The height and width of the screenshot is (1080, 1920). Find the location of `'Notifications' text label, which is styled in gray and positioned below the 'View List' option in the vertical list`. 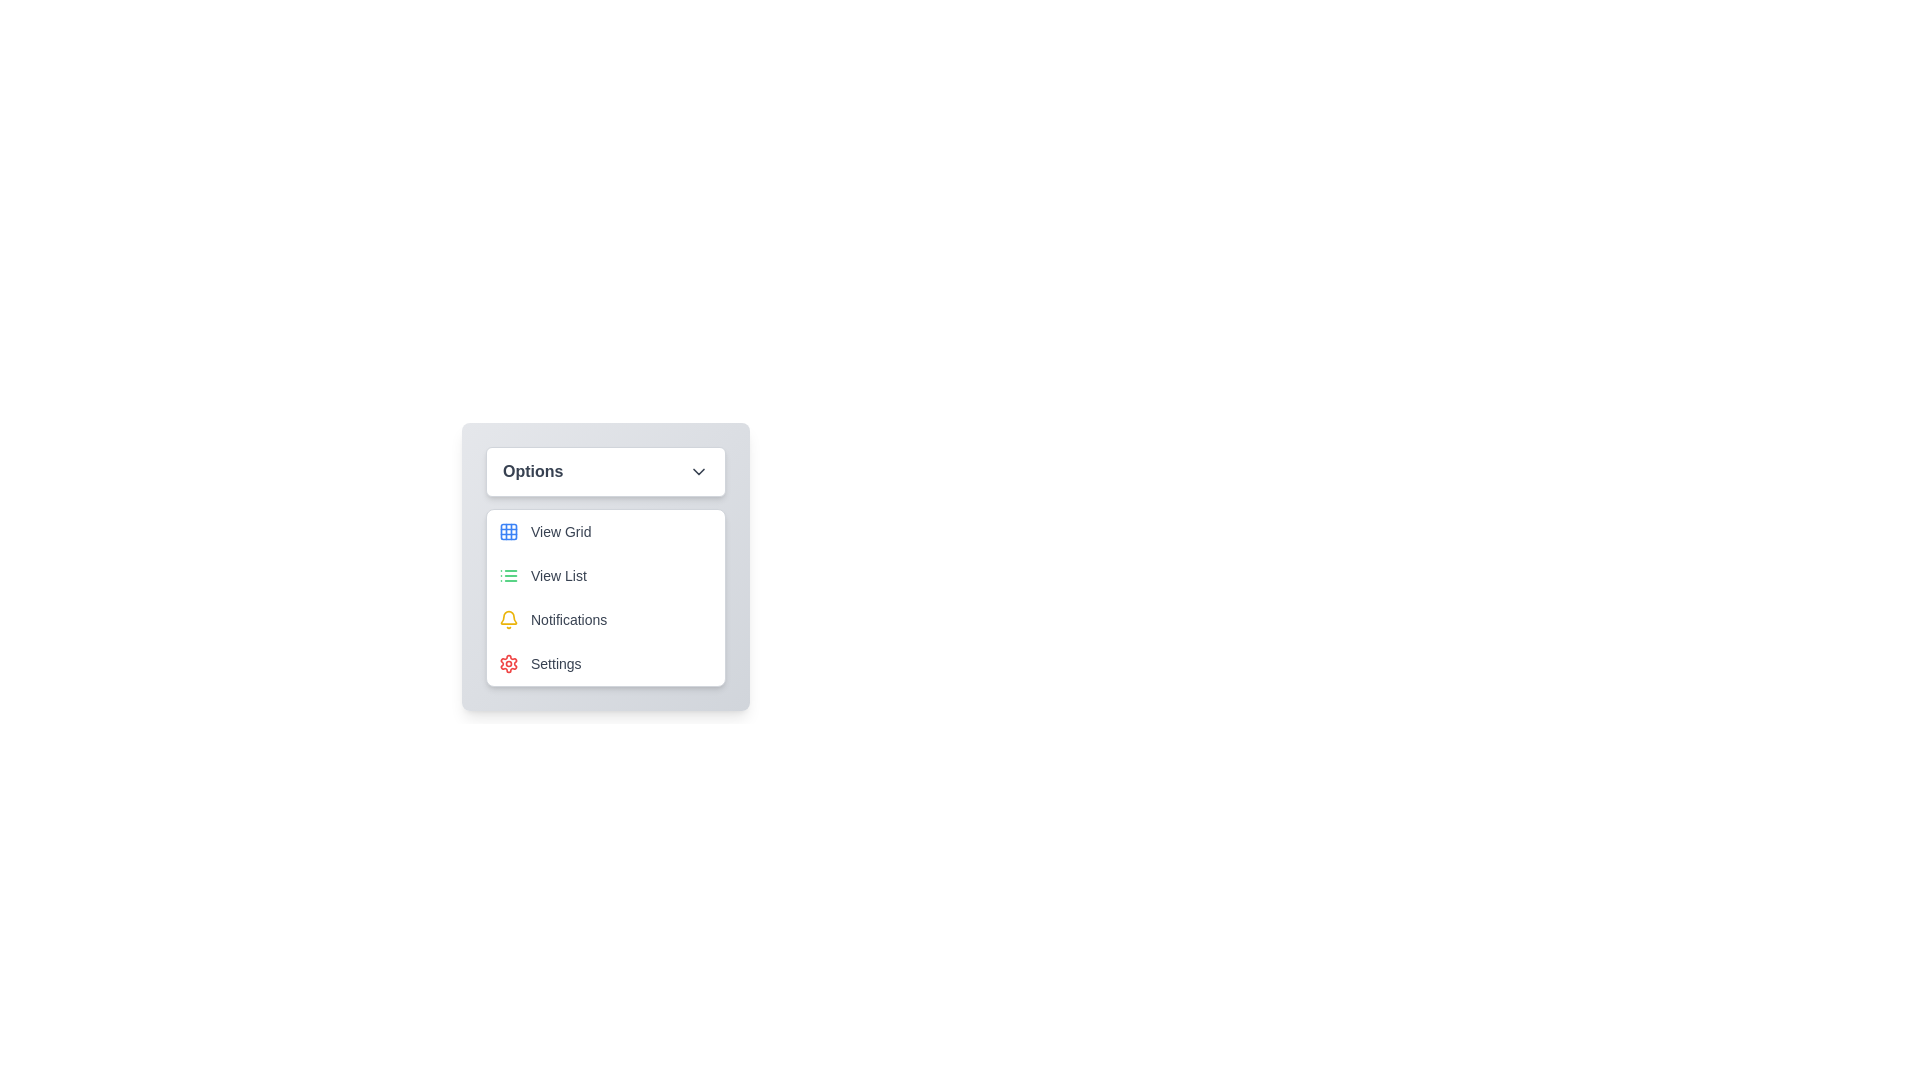

'Notifications' text label, which is styled in gray and positioned below the 'View List' option in the vertical list is located at coordinates (568, 619).